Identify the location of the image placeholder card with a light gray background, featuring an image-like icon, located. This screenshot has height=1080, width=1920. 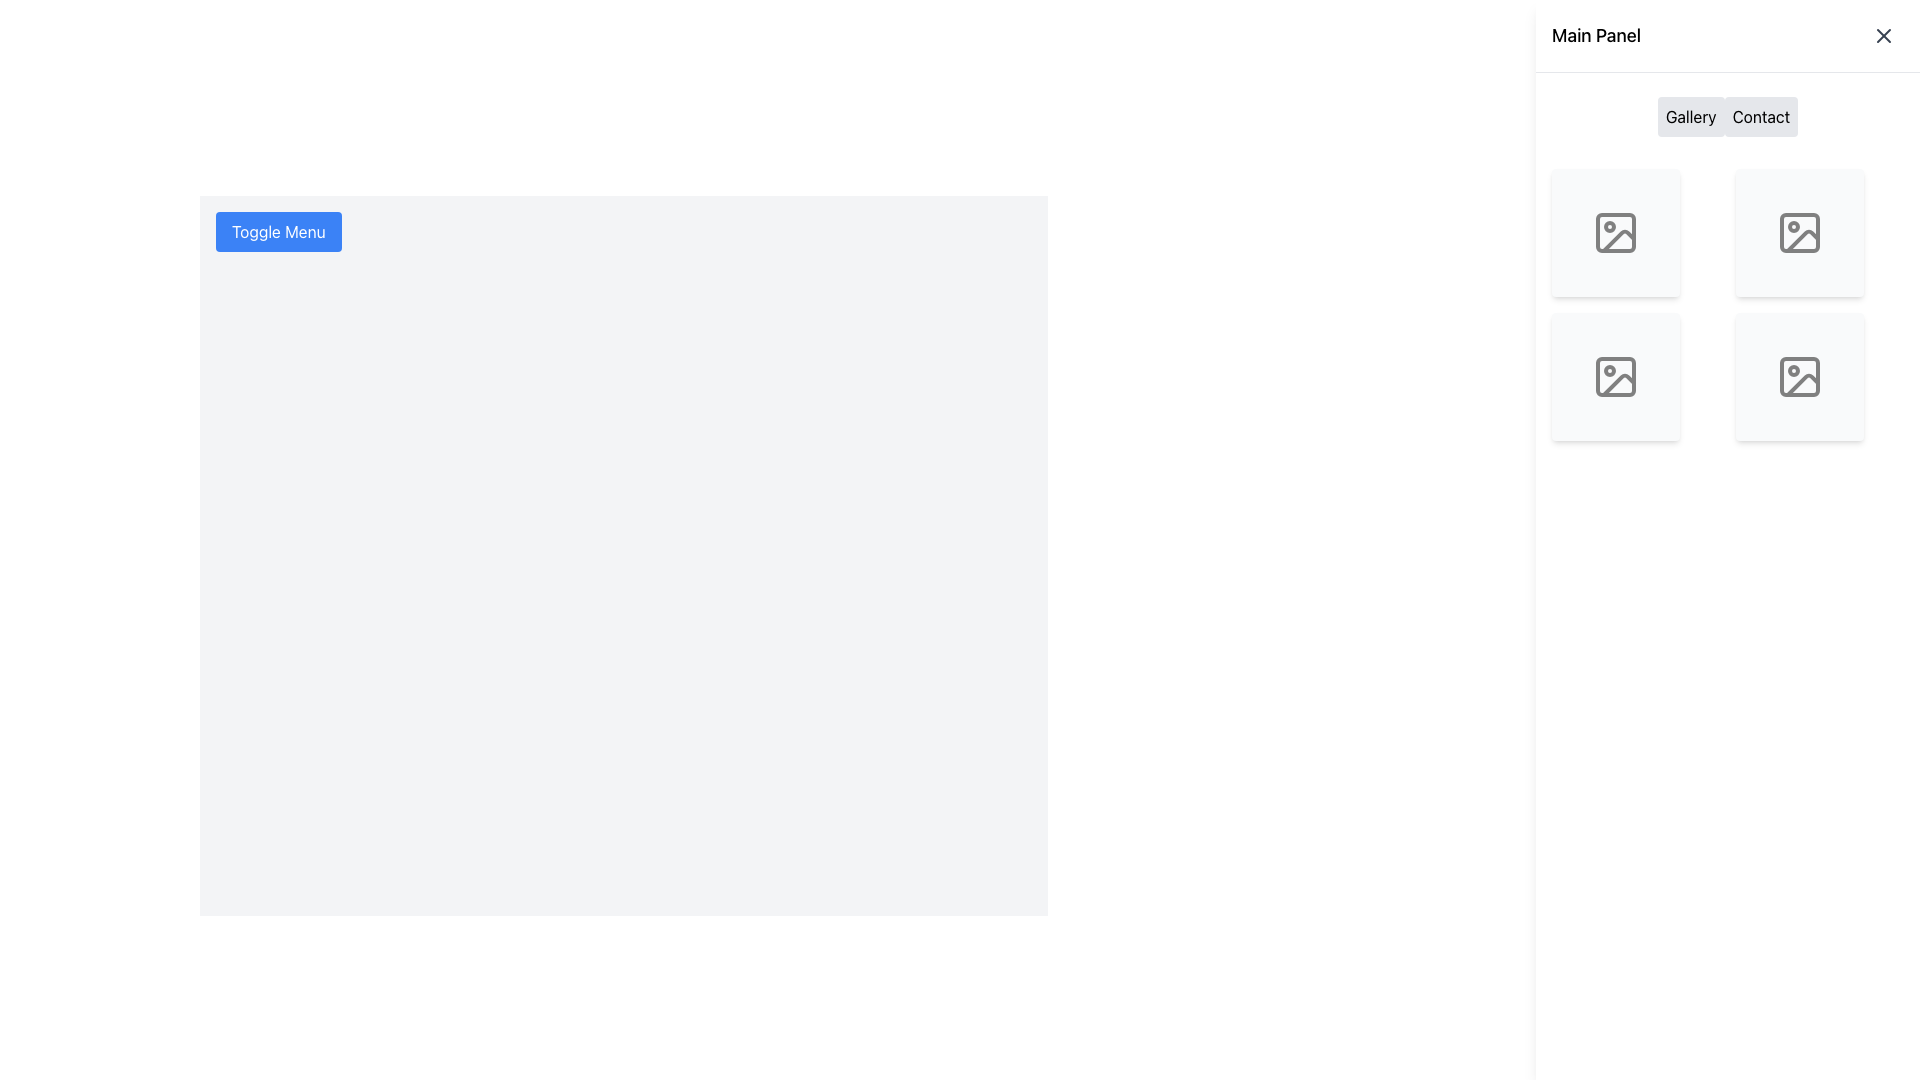
(1800, 231).